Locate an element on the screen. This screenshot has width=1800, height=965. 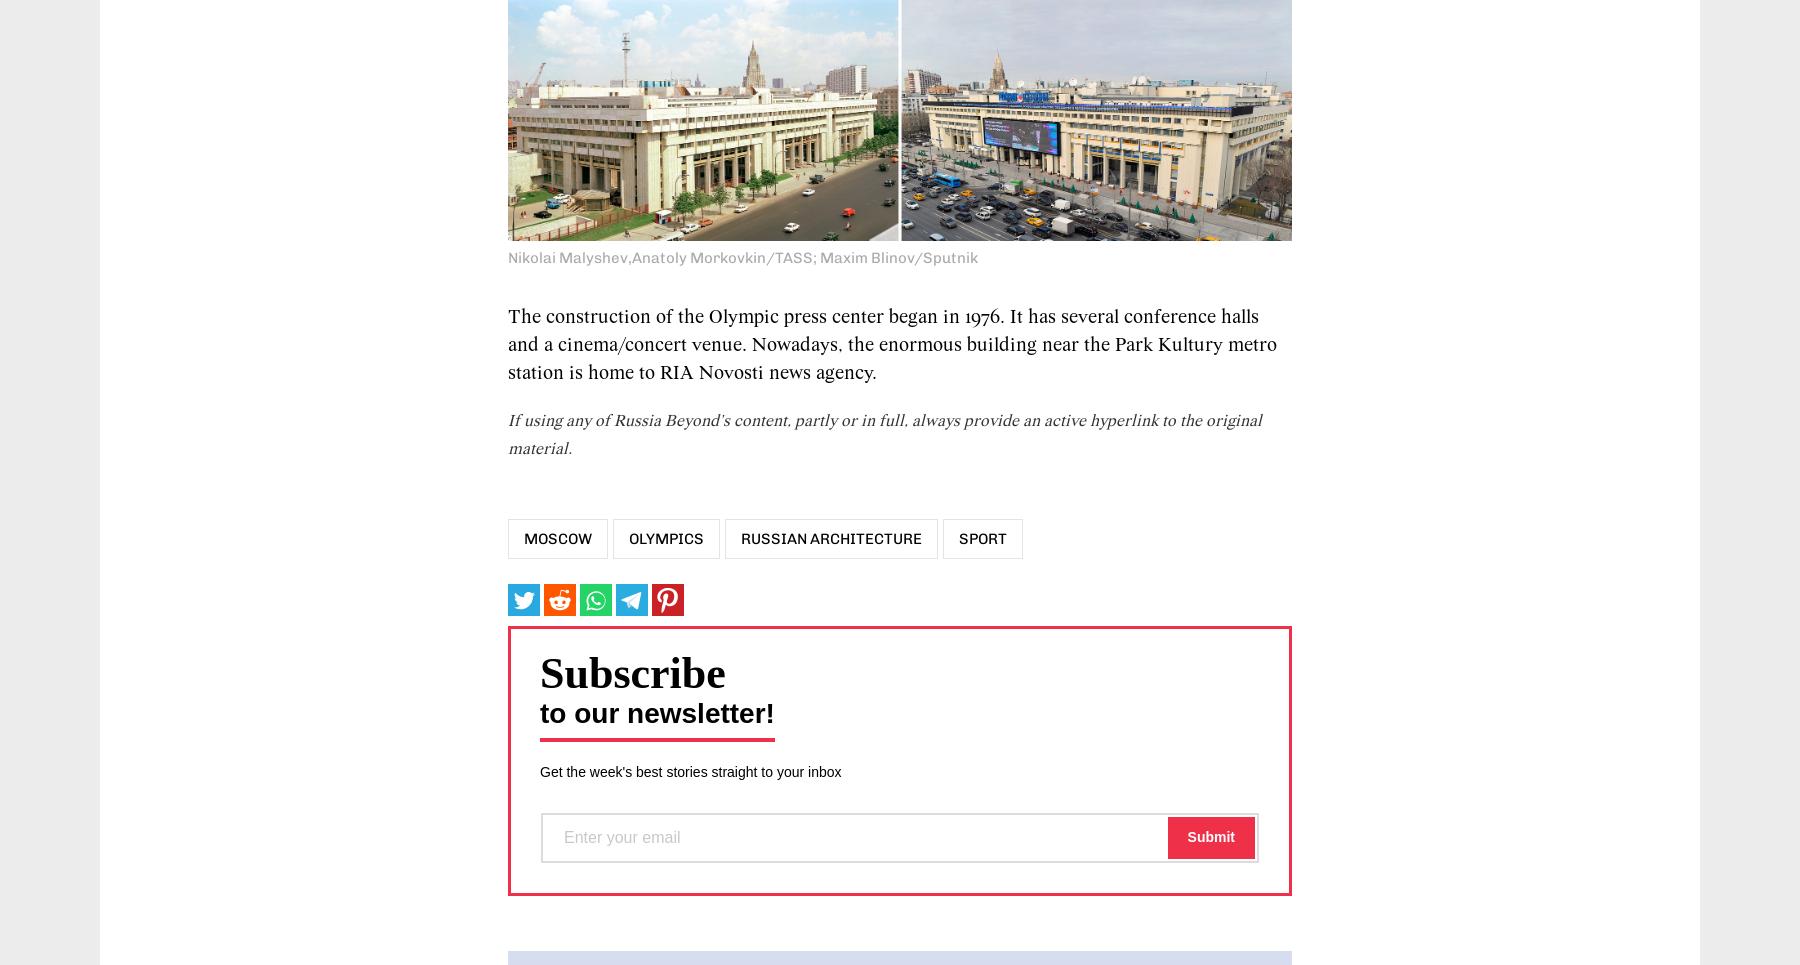
'Get the week's best stories straight to your inbox' is located at coordinates (689, 770).